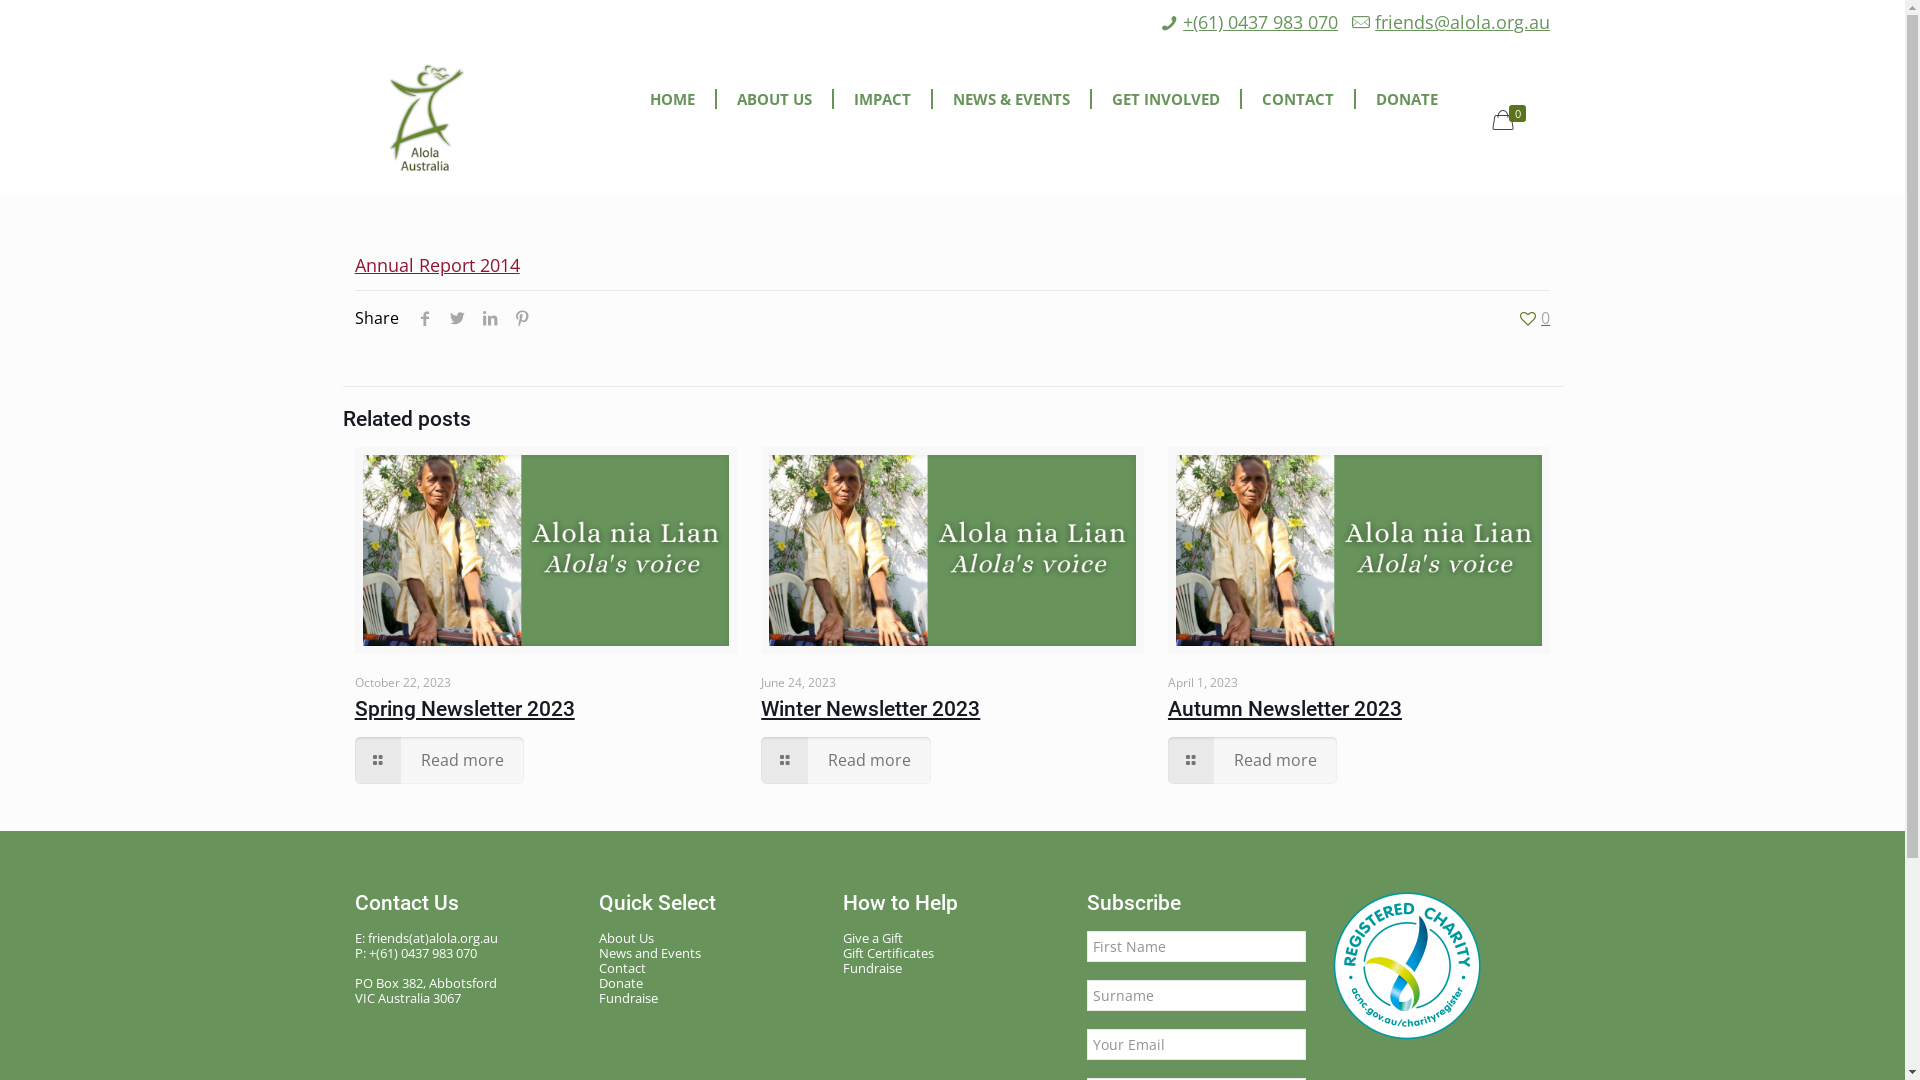 This screenshot has height=1080, width=1920. Describe the element at coordinates (709, 952) in the screenshot. I see `'News and Events'` at that location.